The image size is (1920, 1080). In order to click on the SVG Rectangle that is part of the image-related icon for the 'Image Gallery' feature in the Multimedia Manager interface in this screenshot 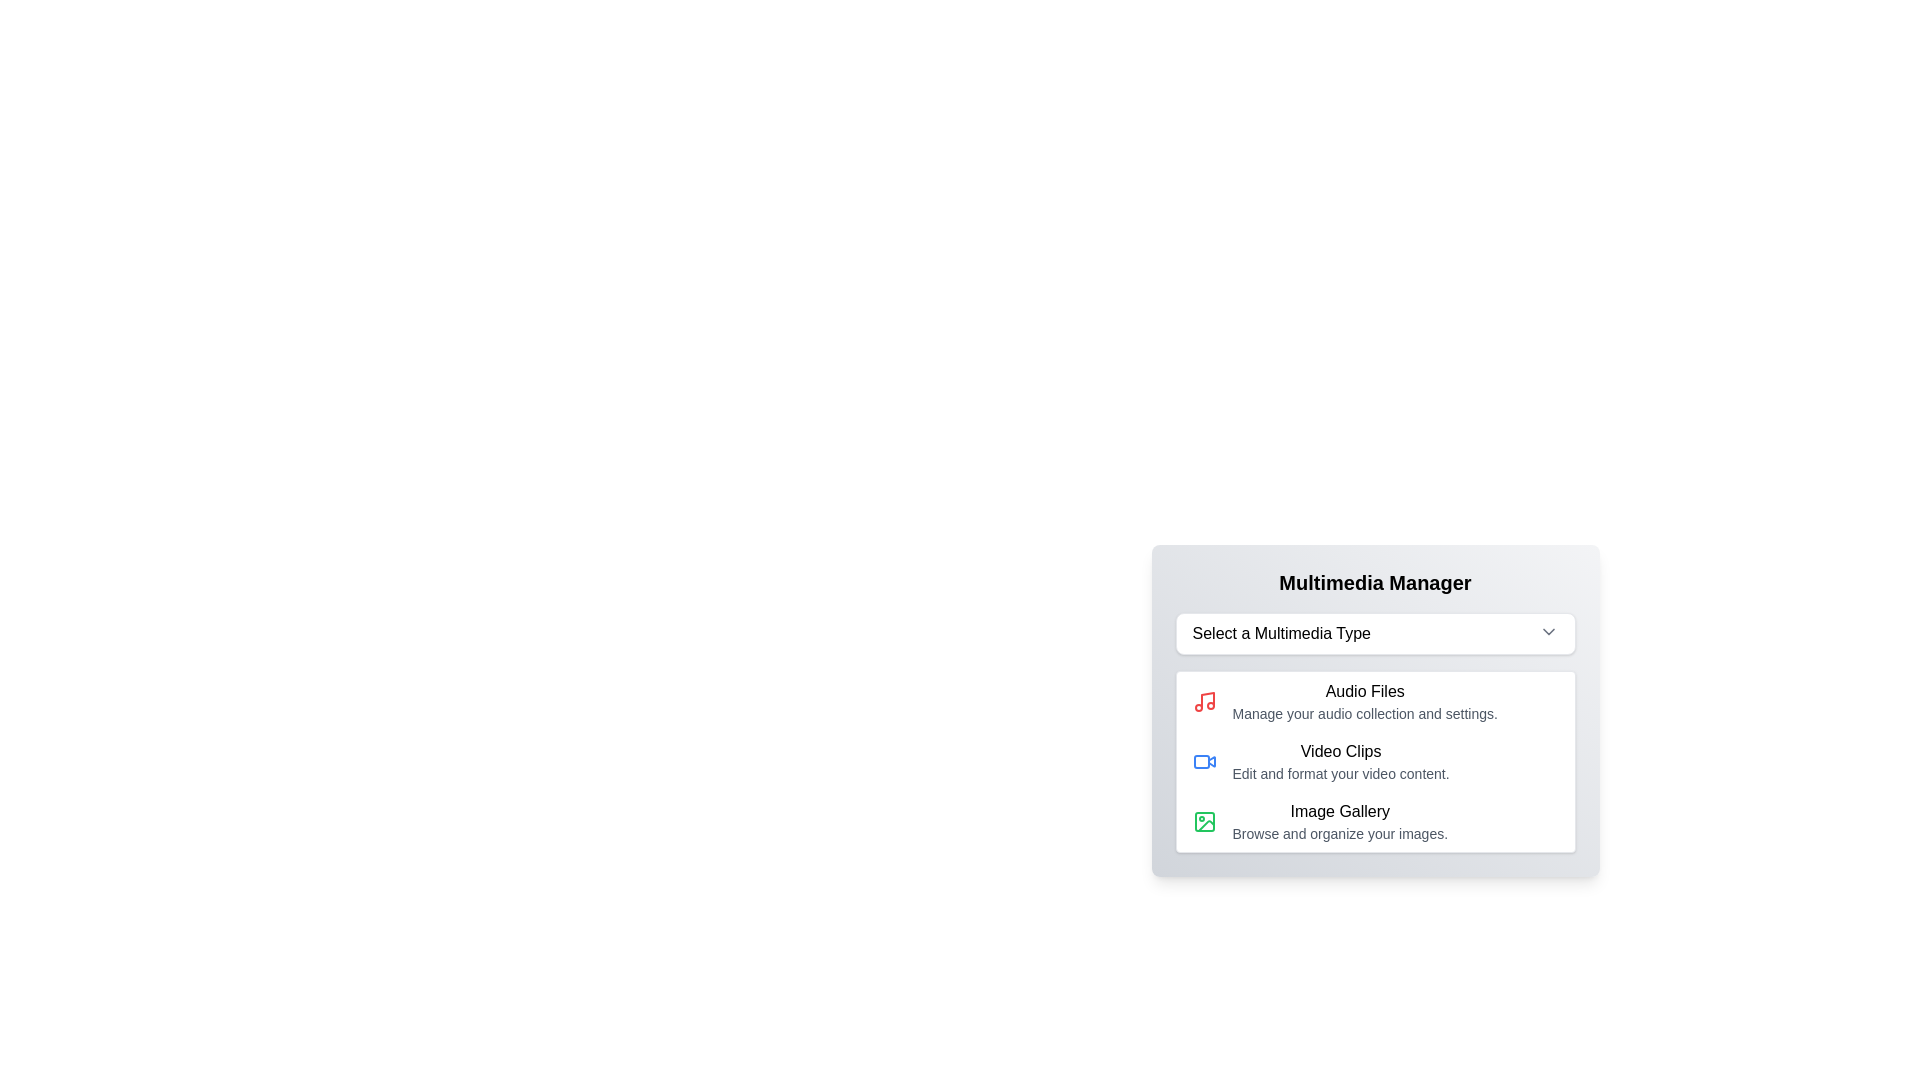, I will do `click(1203, 821)`.